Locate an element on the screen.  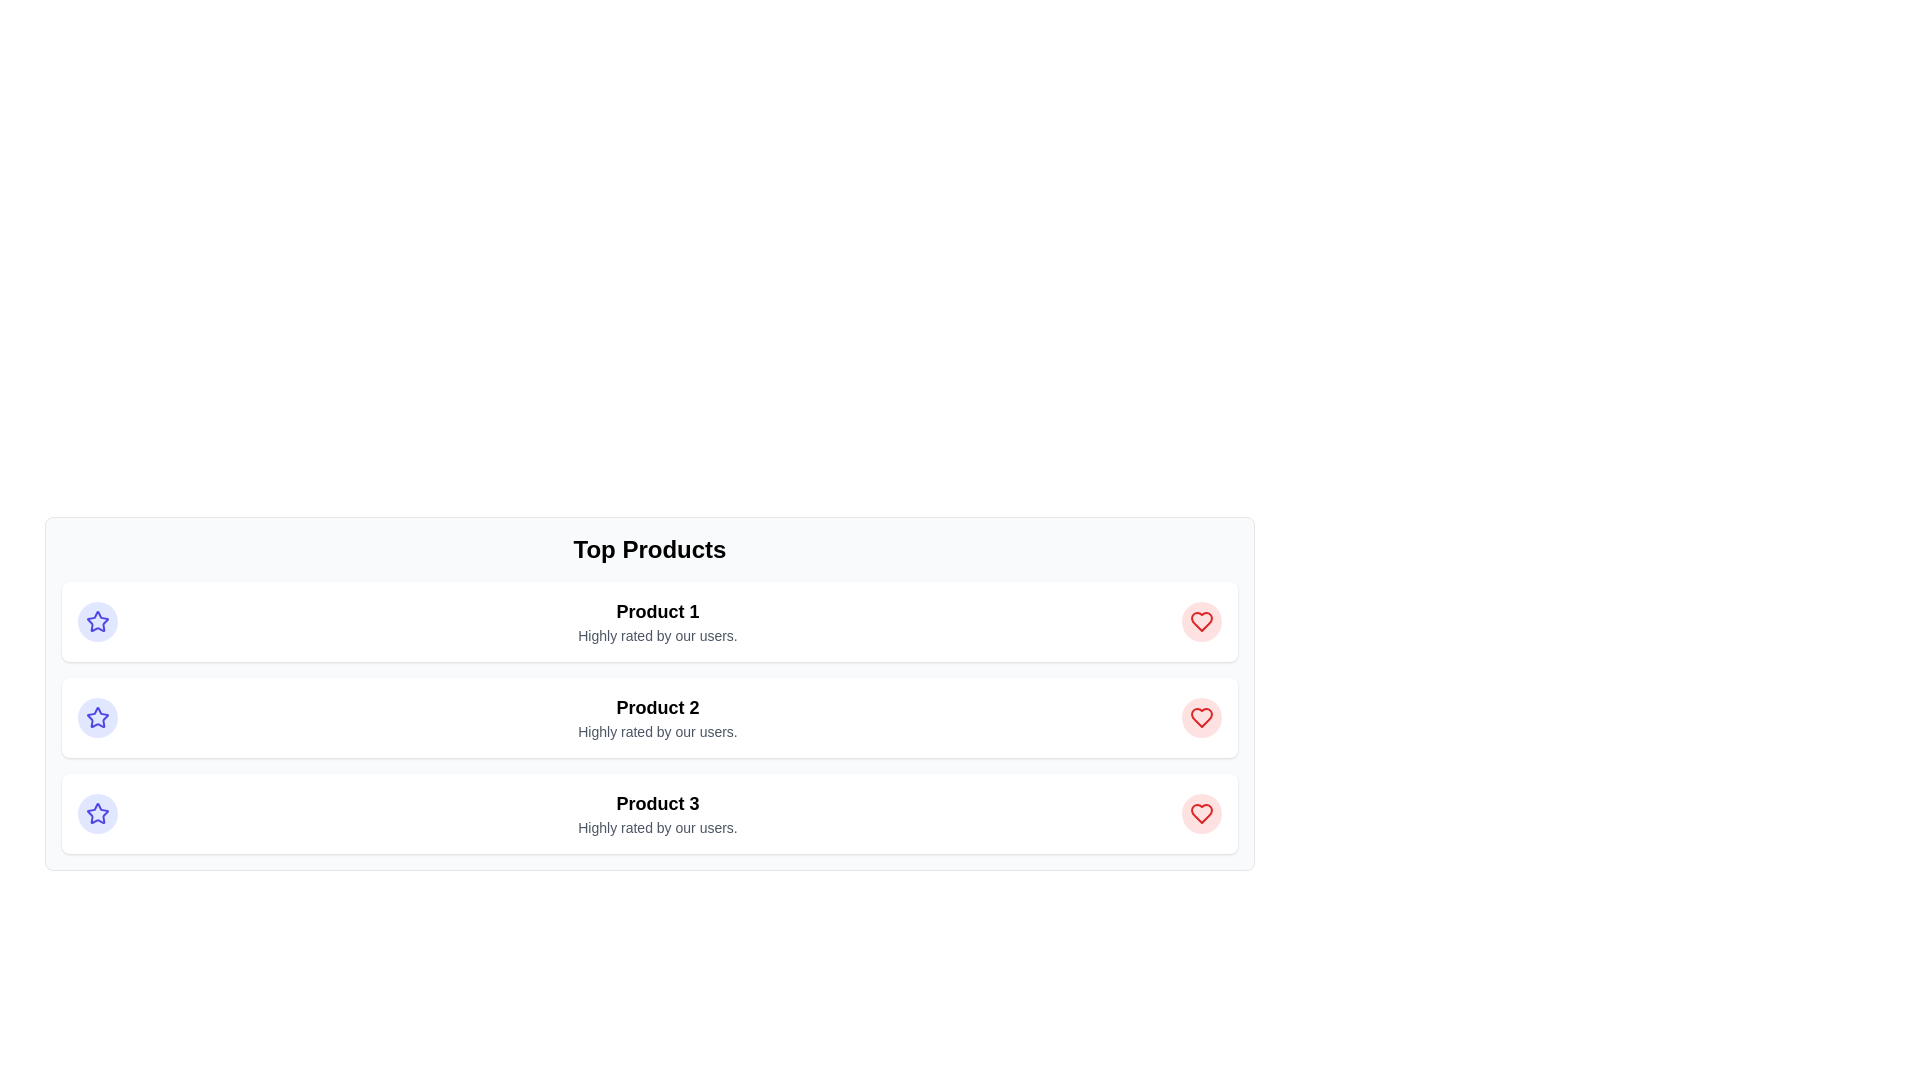
the text of the label identifying 'Product 3' located in the bottom-most row of the product list for copying is located at coordinates (657, 802).